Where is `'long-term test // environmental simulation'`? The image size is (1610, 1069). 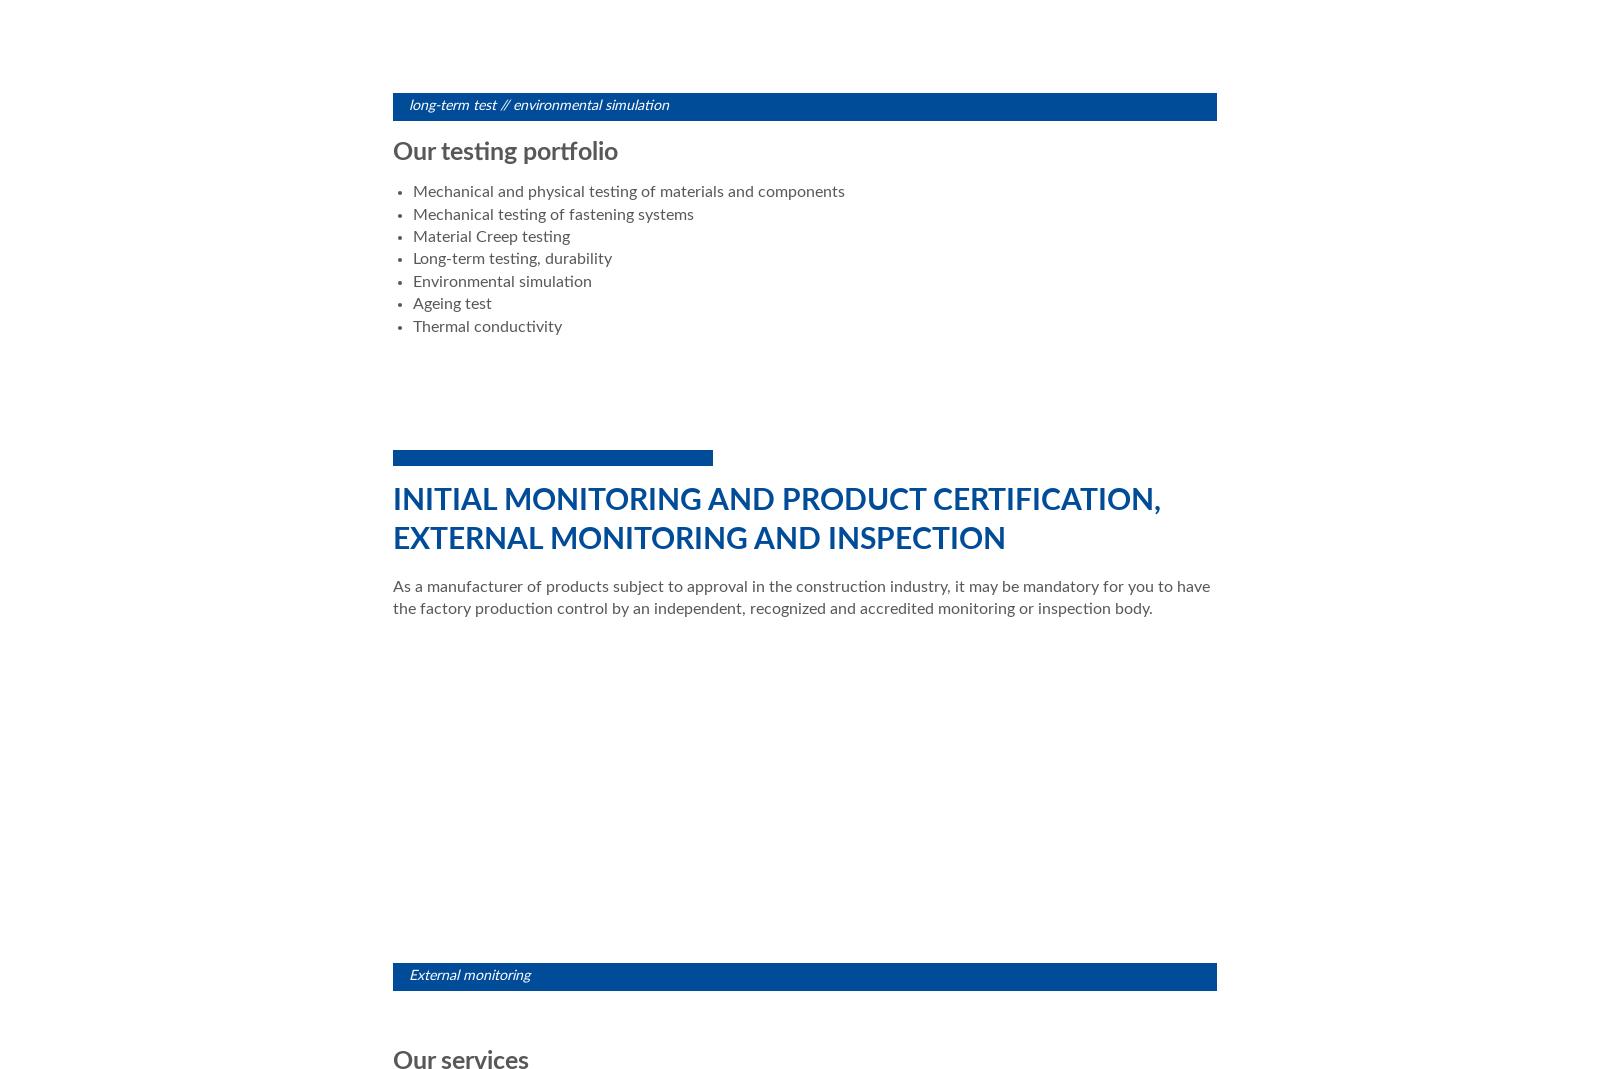
'long-term test // environmental simulation' is located at coordinates (538, 103).